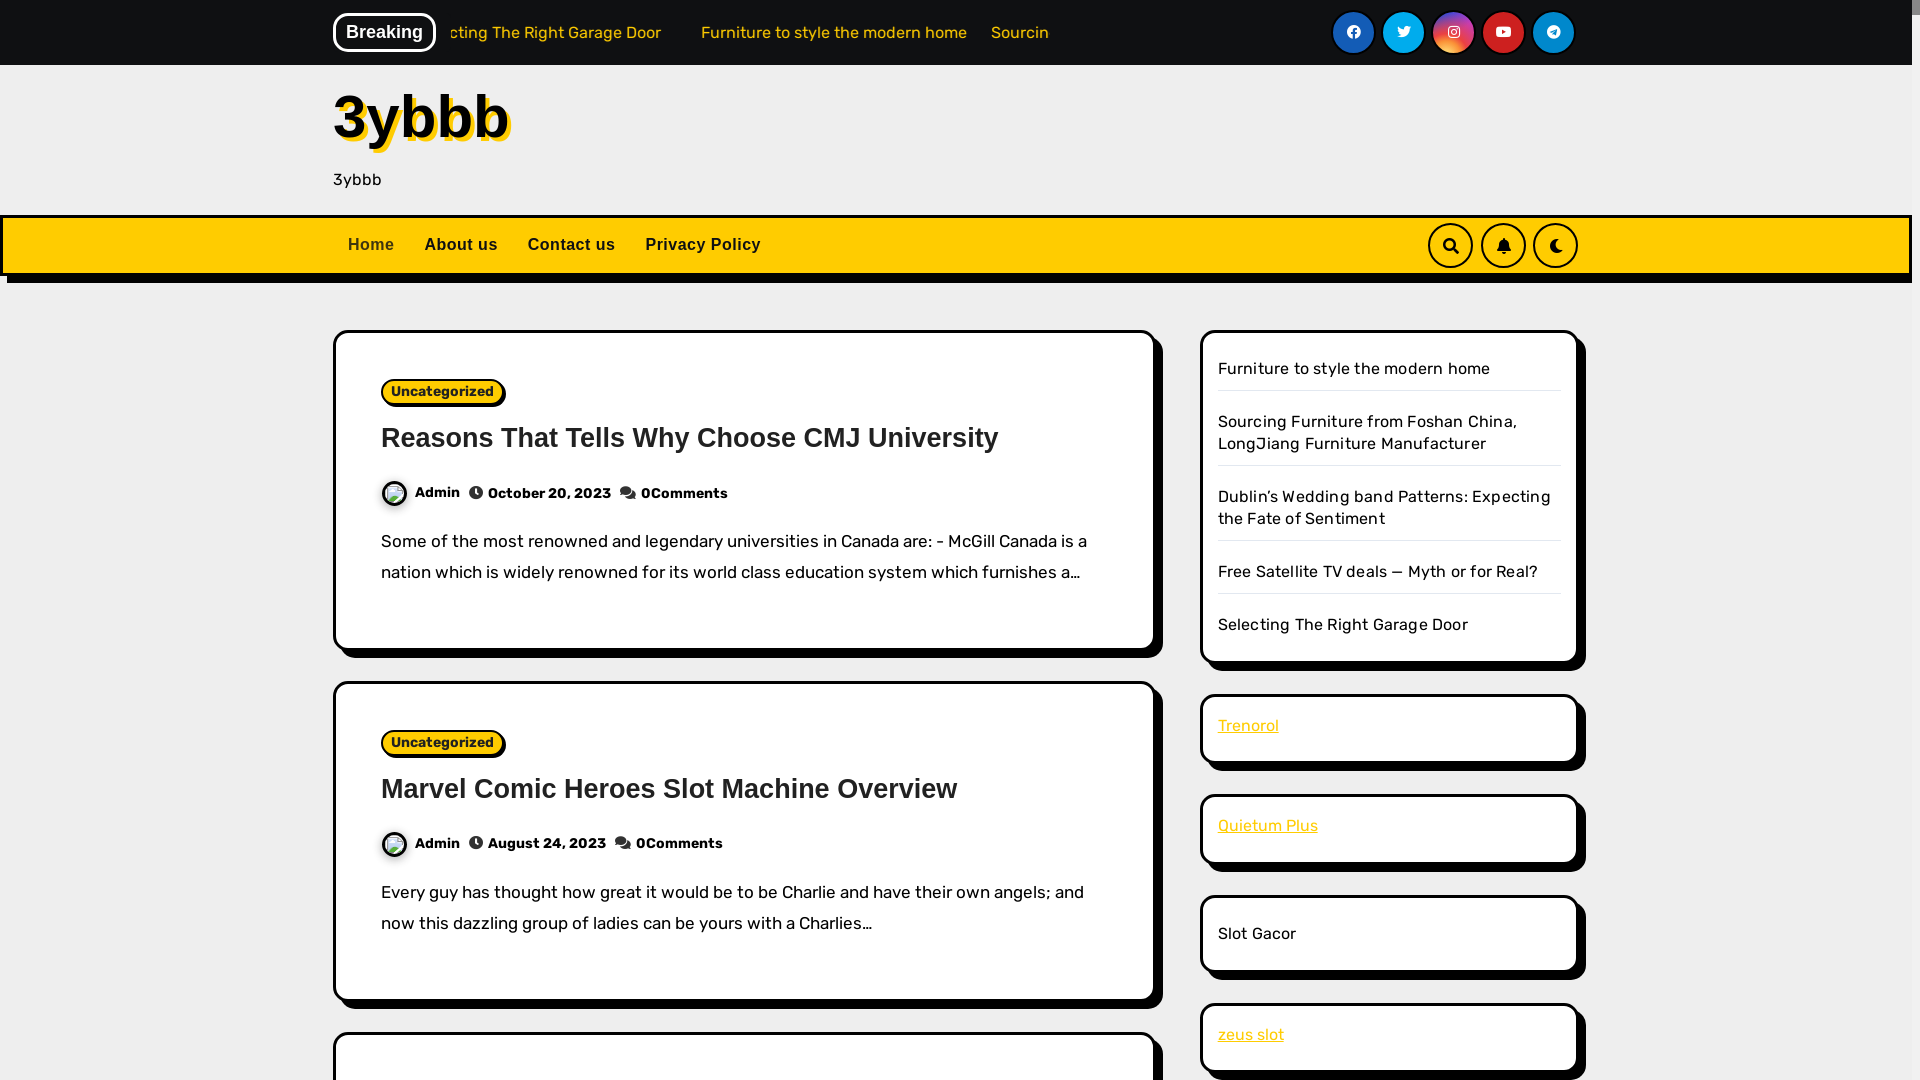  I want to click on 'October 20, 2023', so click(549, 493).